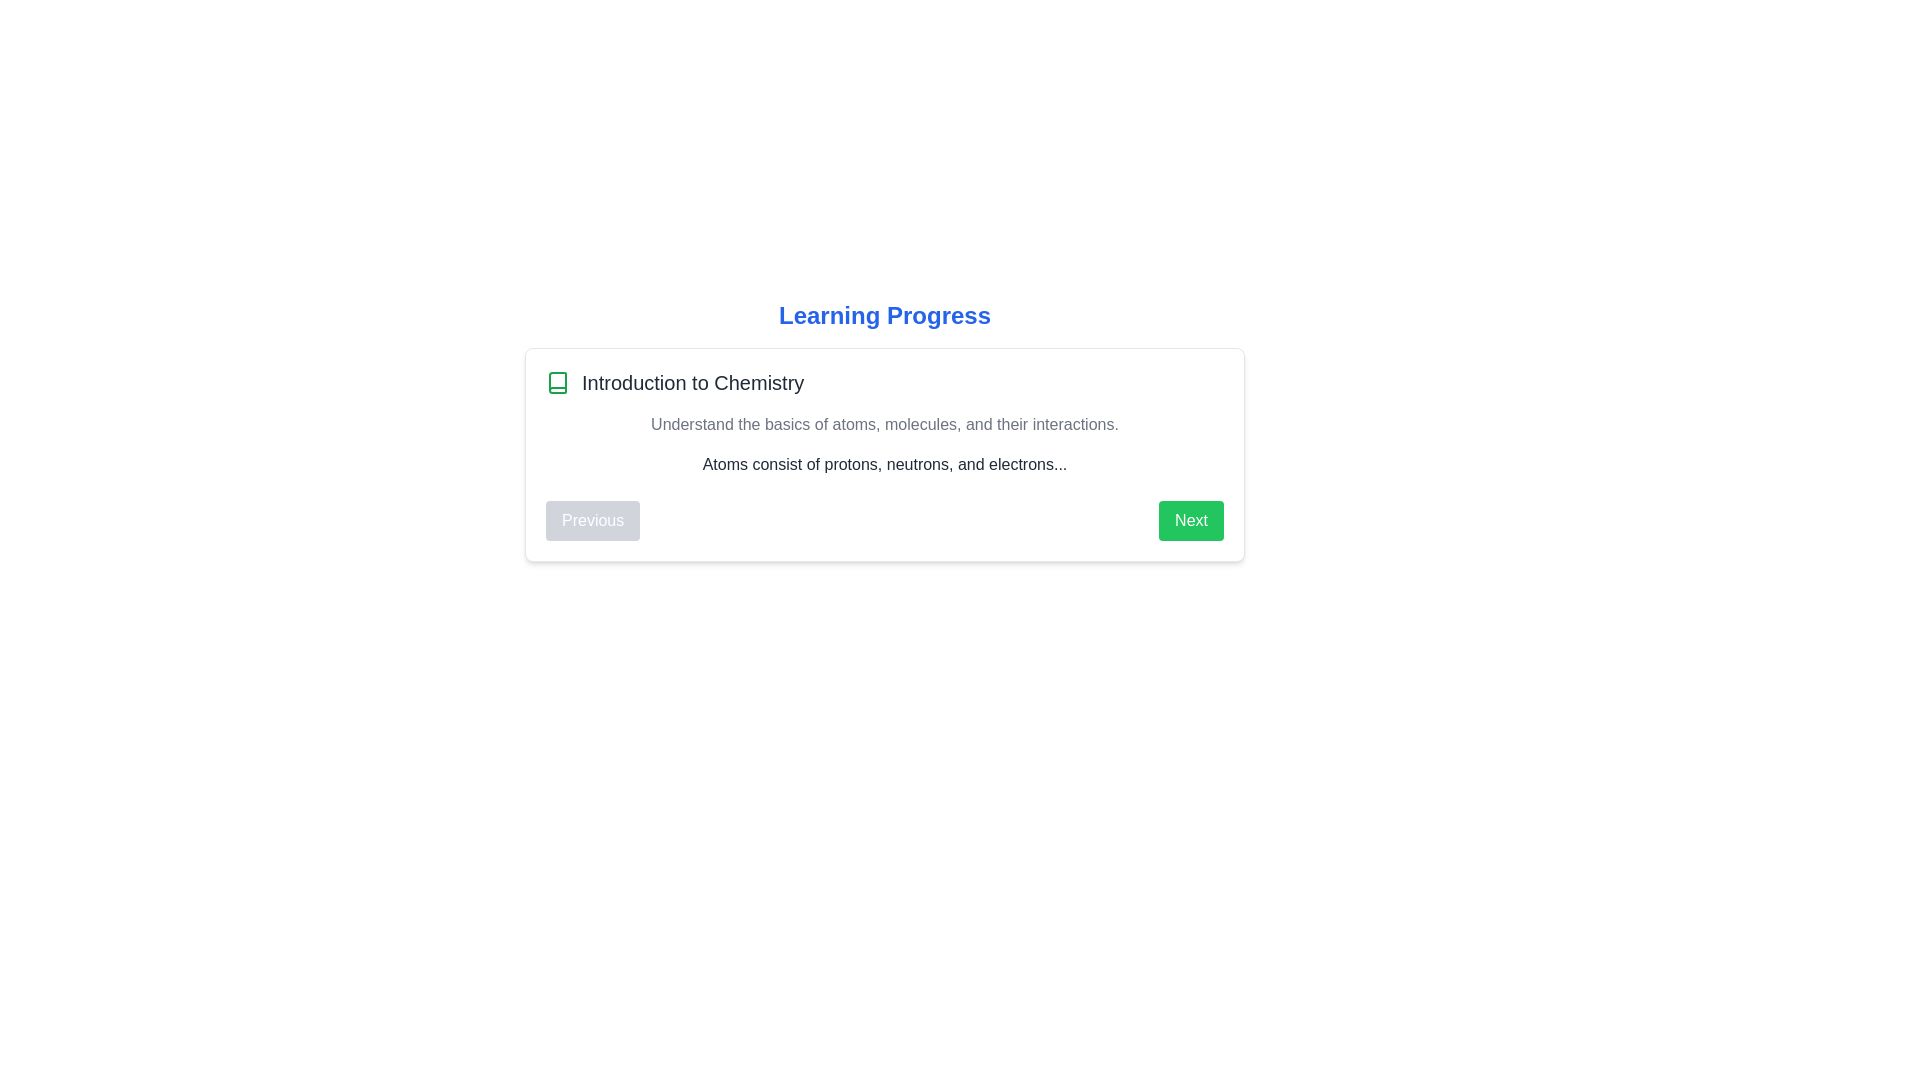 The height and width of the screenshot is (1080, 1920). I want to click on text block displaying 'Atoms consist of protons, neutrons, and electrons...' located below the introductory description and above the navigation buttons, so click(883, 465).